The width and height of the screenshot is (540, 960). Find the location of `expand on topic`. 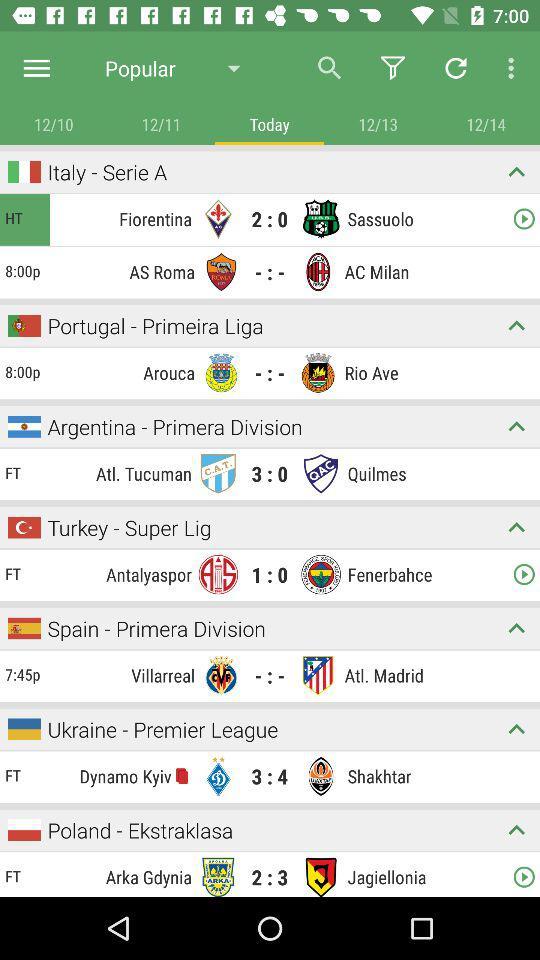

expand on topic is located at coordinates (516, 325).